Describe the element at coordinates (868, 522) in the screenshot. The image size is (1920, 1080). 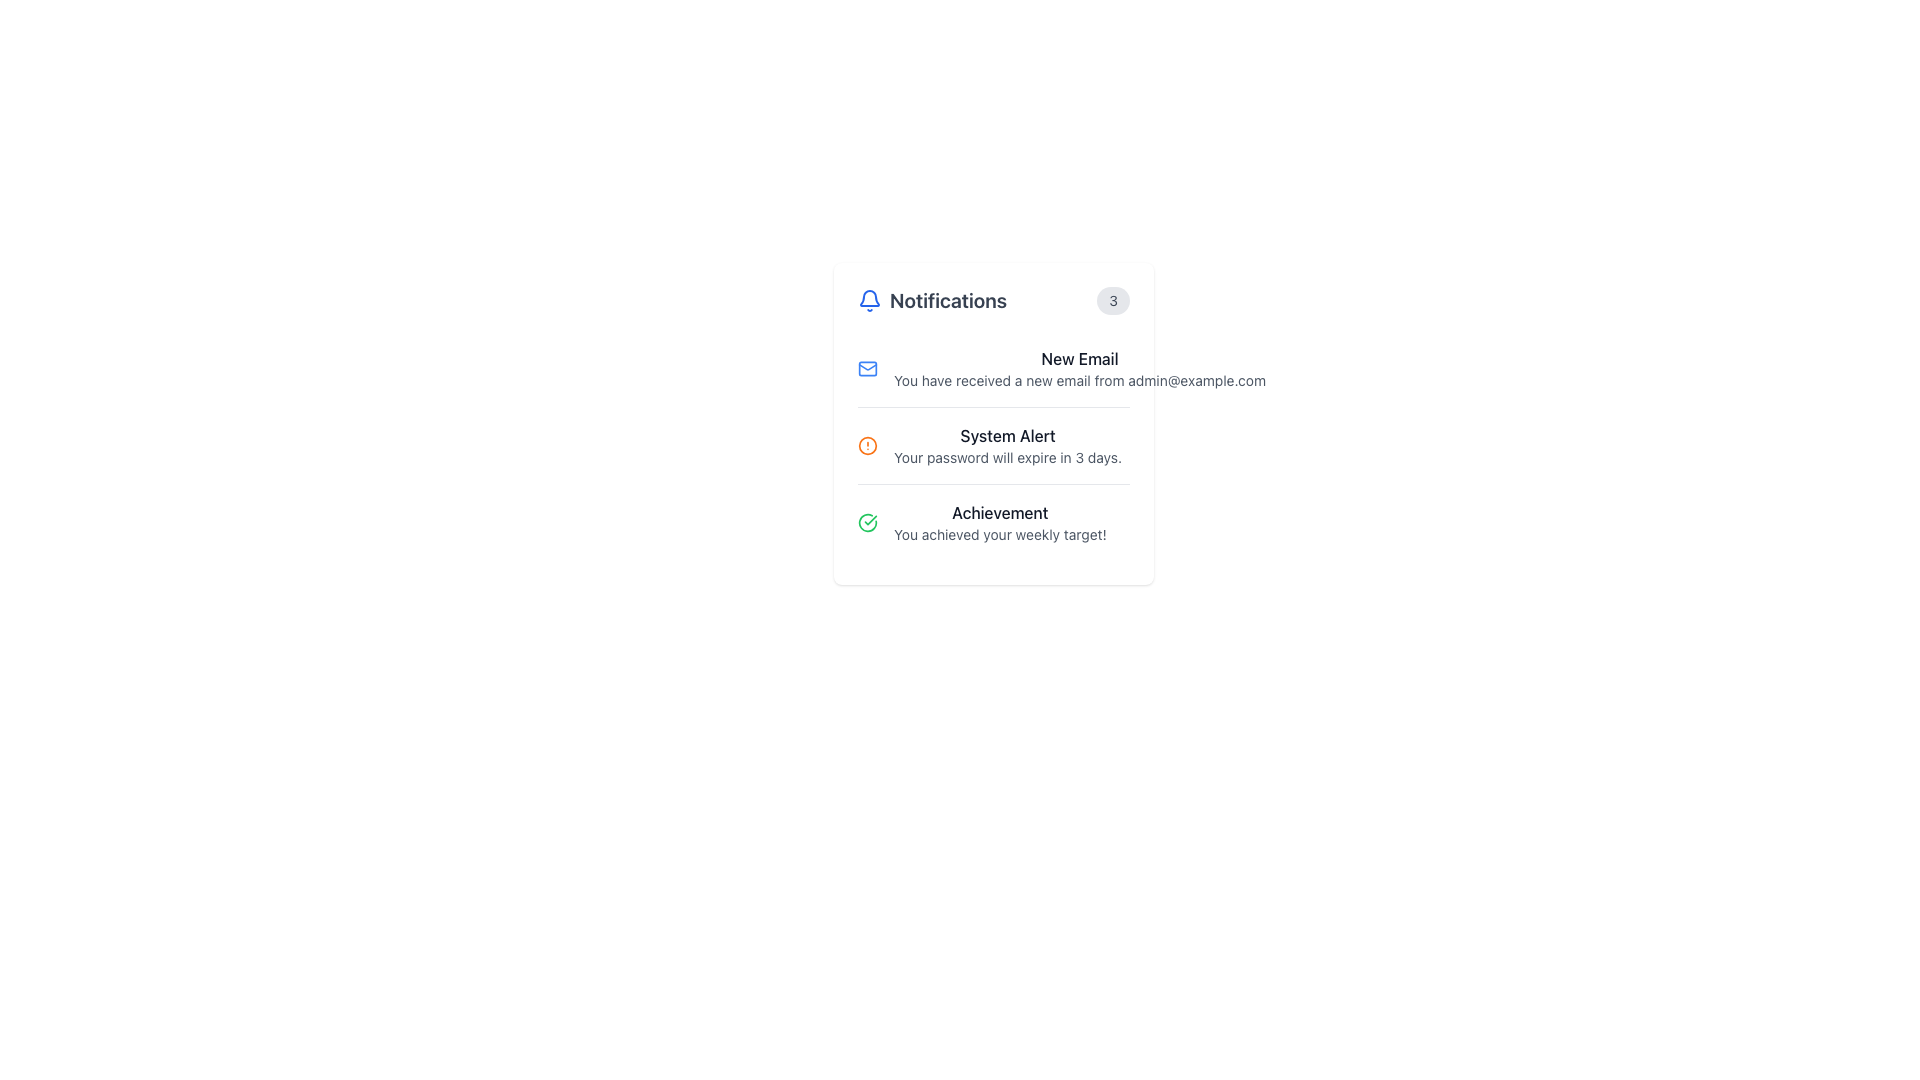
I see `the green circle icon with a check mark, indicating a successful or completed action, located to the left of the 'Achievement' text label in the notification list` at that location.